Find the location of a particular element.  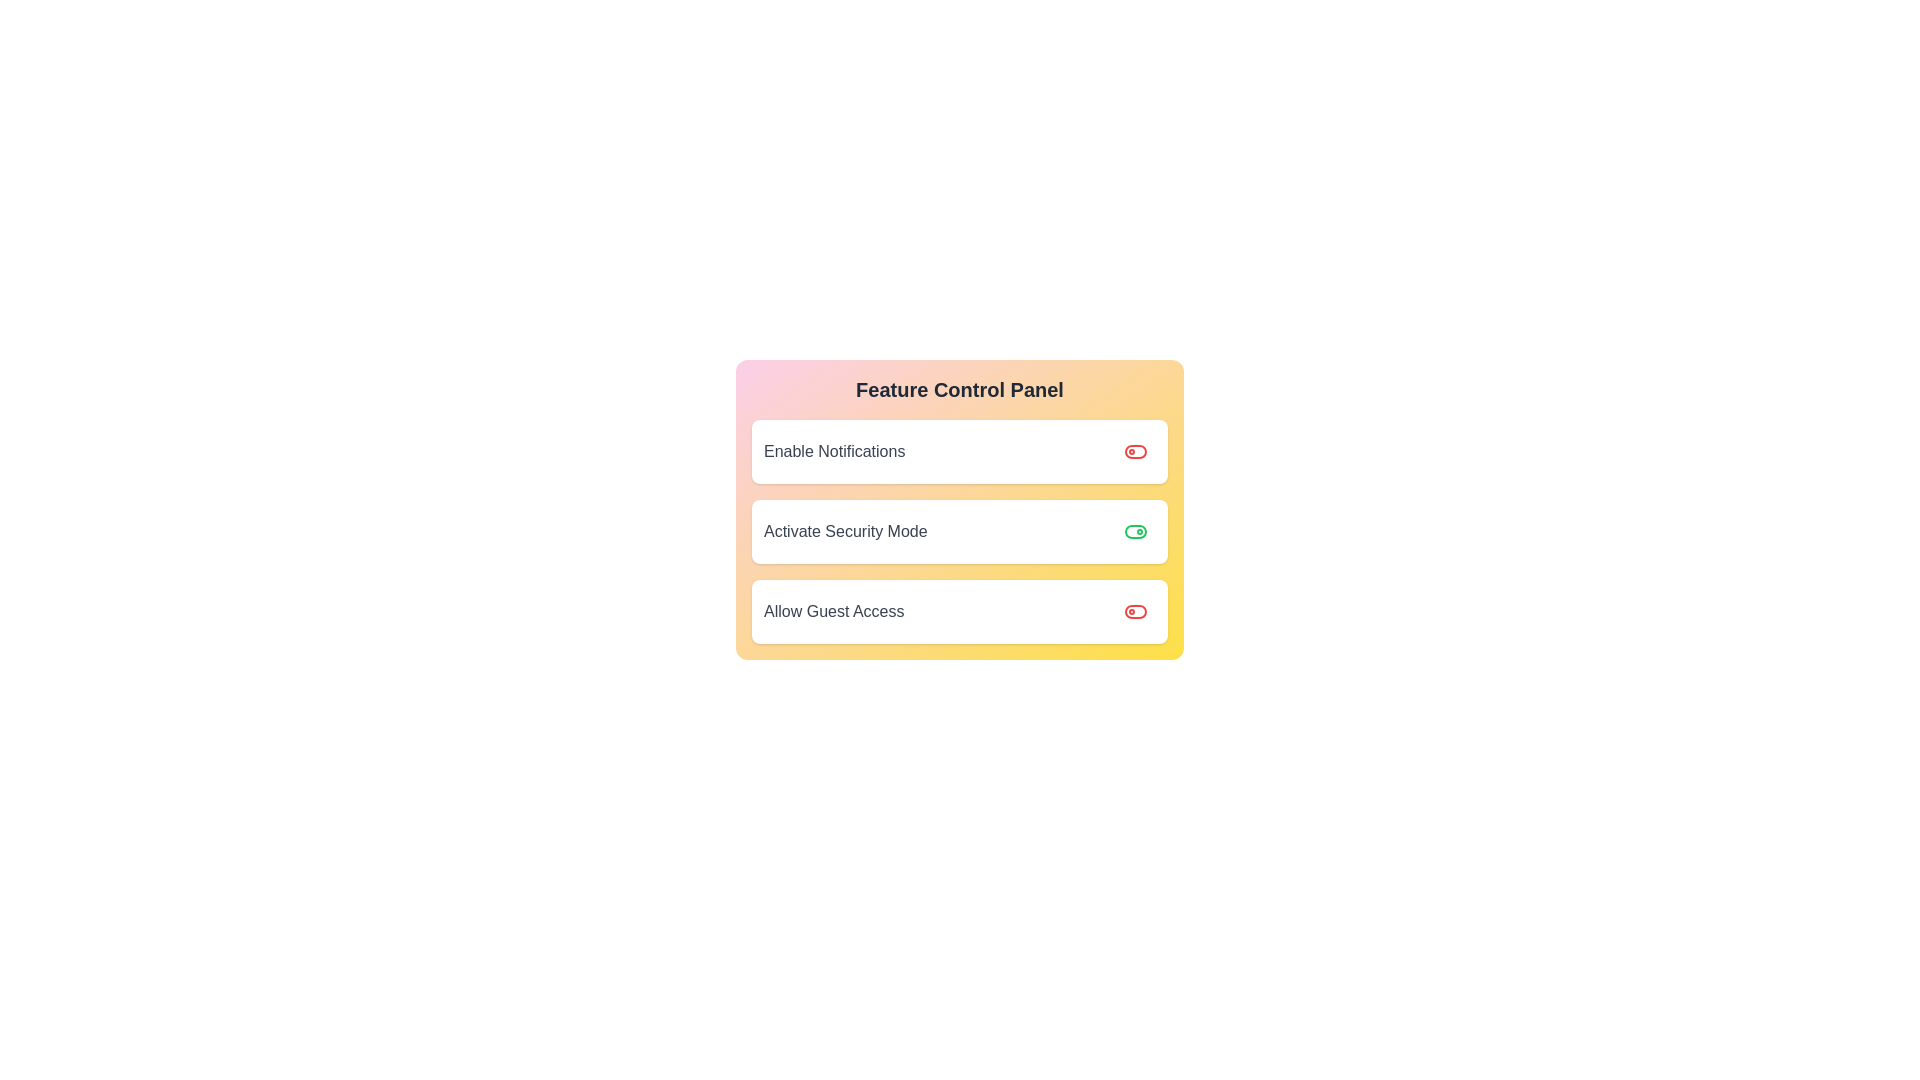

the toggle switch labeled 'Activate Security Mode' in the second row of the 'Feature Control Panel' is located at coordinates (960, 508).